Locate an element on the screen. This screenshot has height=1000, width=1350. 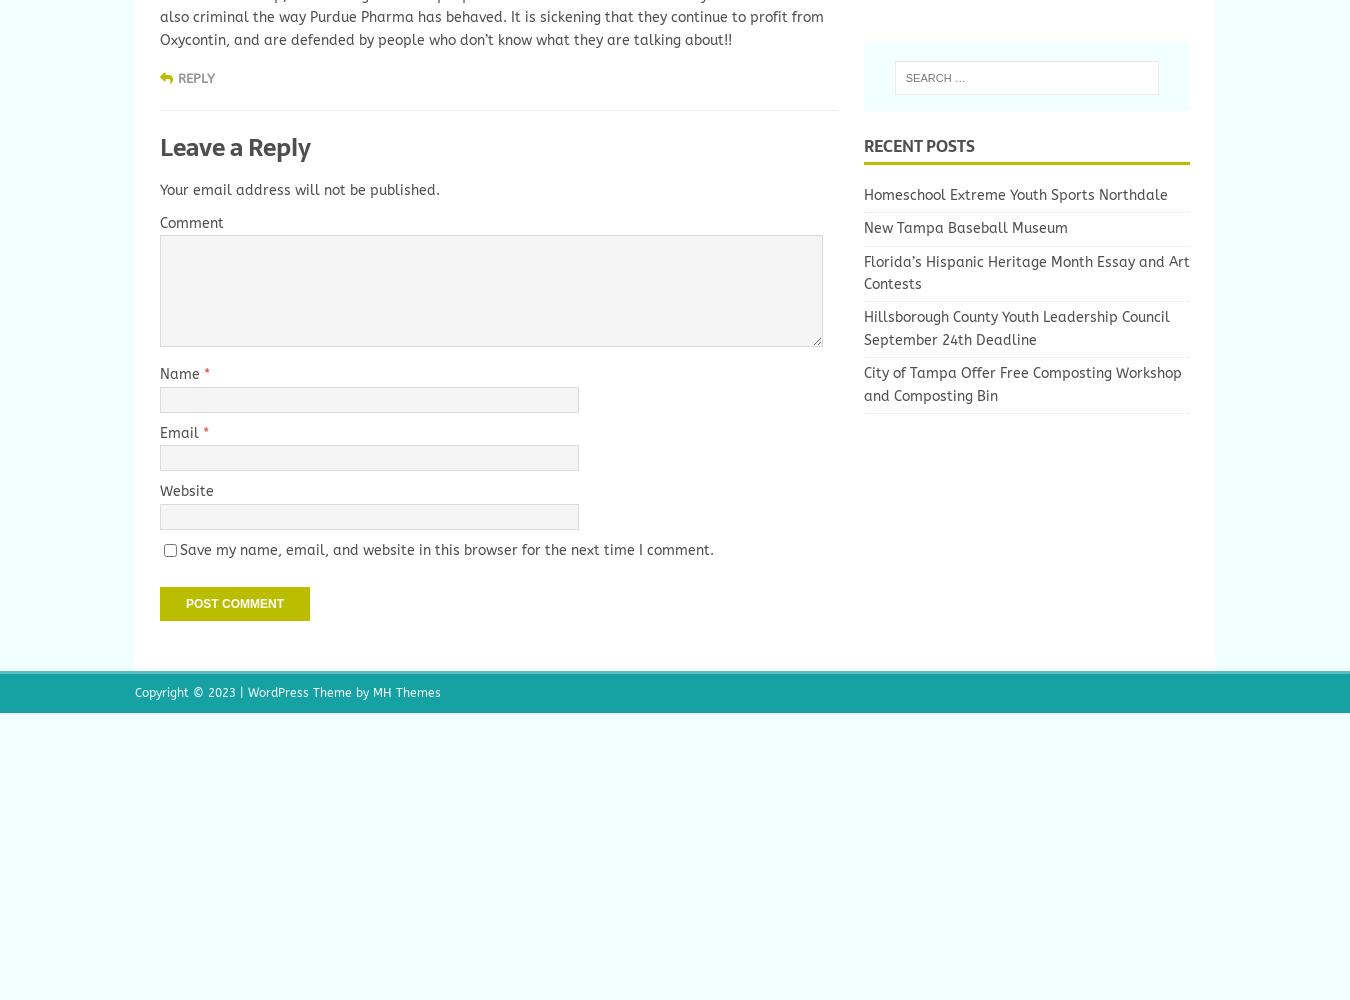
'MH Themes' is located at coordinates (407, 691).